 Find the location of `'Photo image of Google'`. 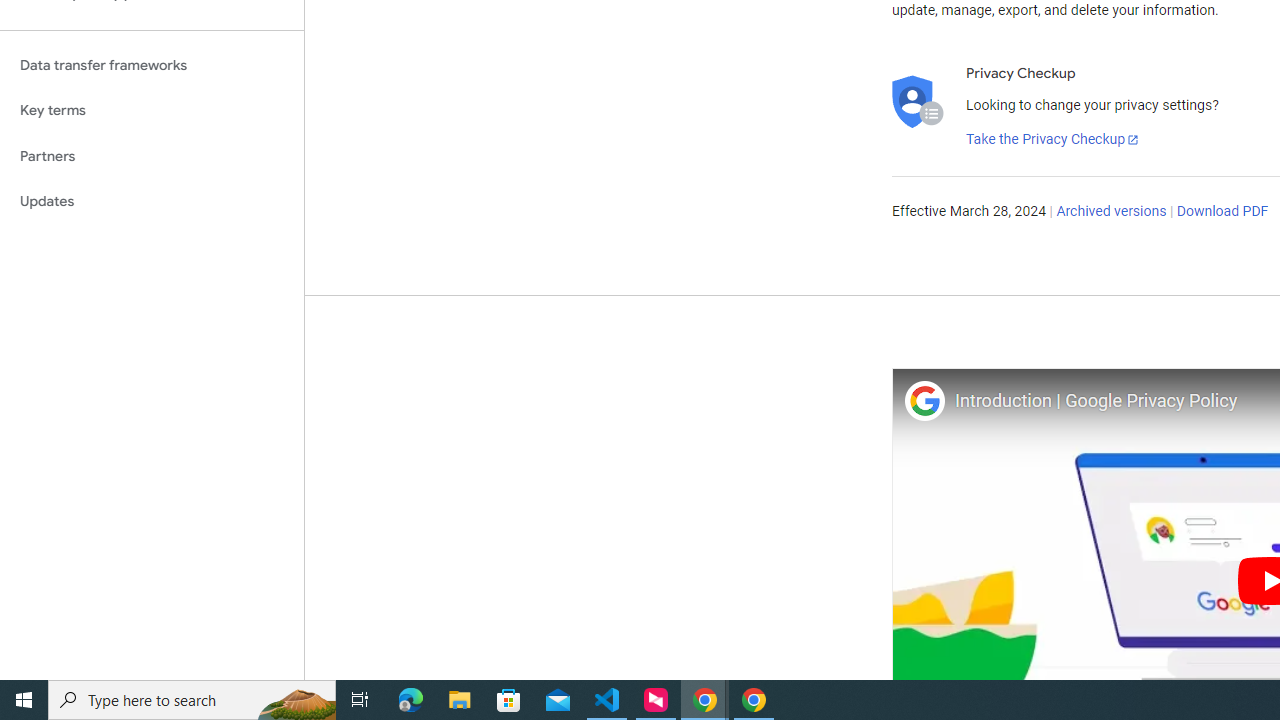

'Photo image of Google' is located at coordinates (923, 400).